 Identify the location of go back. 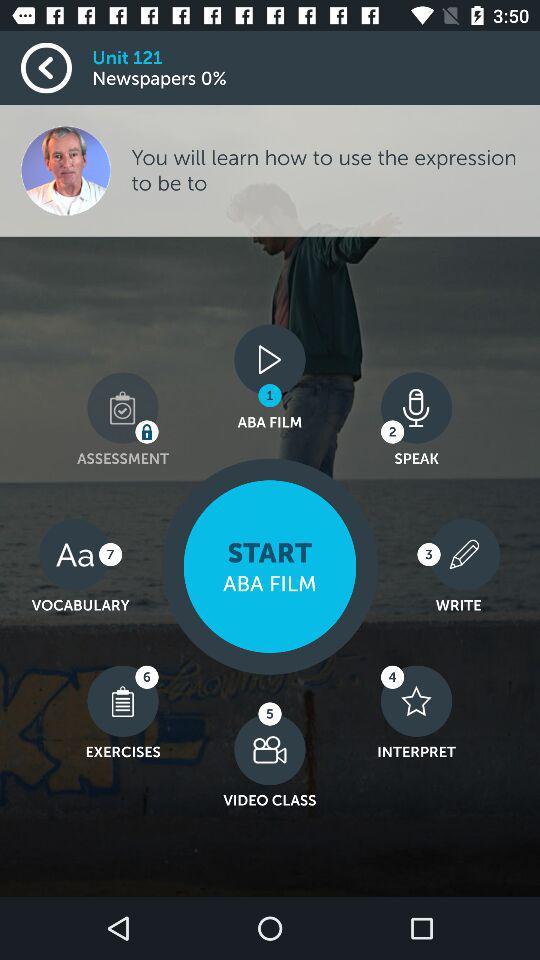
(56, 68).